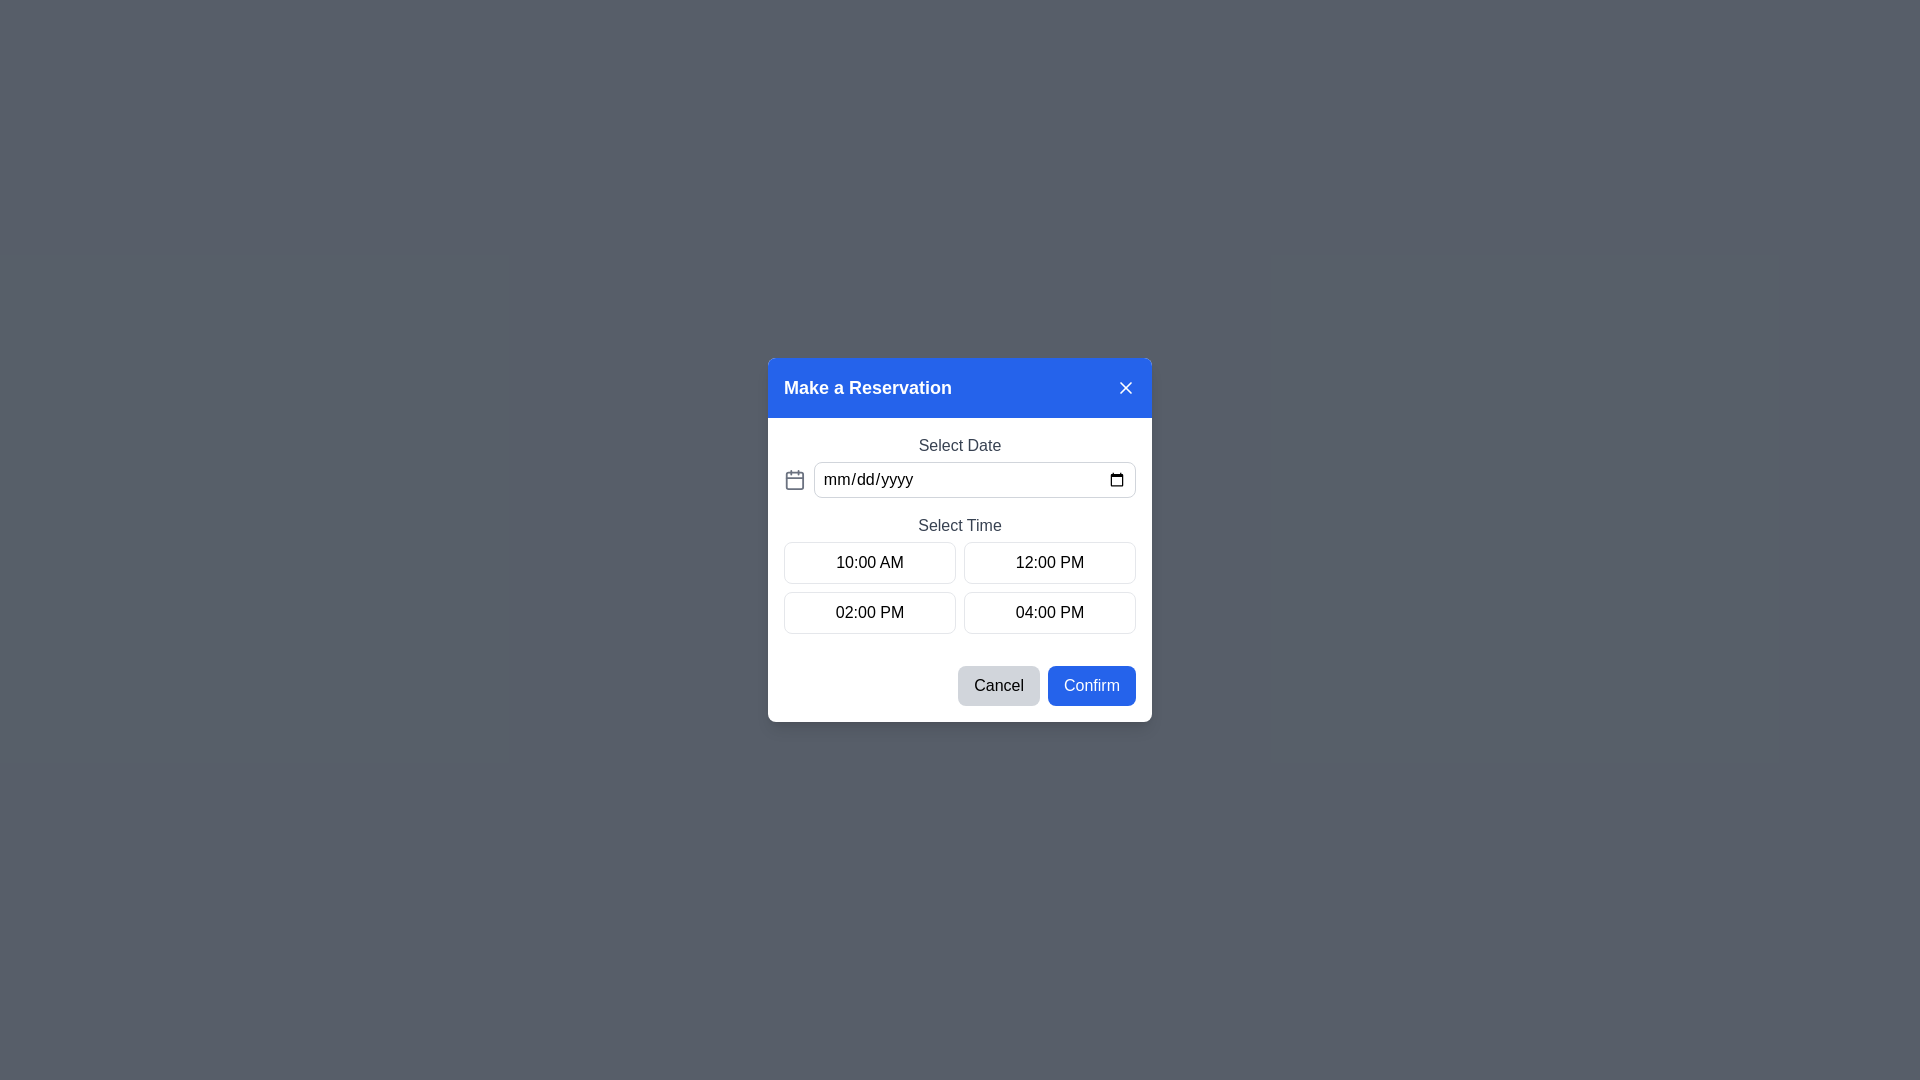 The height and width of the screenshot is (1080, 1920). I want to click on the calendar icon component located next to the date input field in the reservation dialog box, which aids in date selection, so click(793, 480).